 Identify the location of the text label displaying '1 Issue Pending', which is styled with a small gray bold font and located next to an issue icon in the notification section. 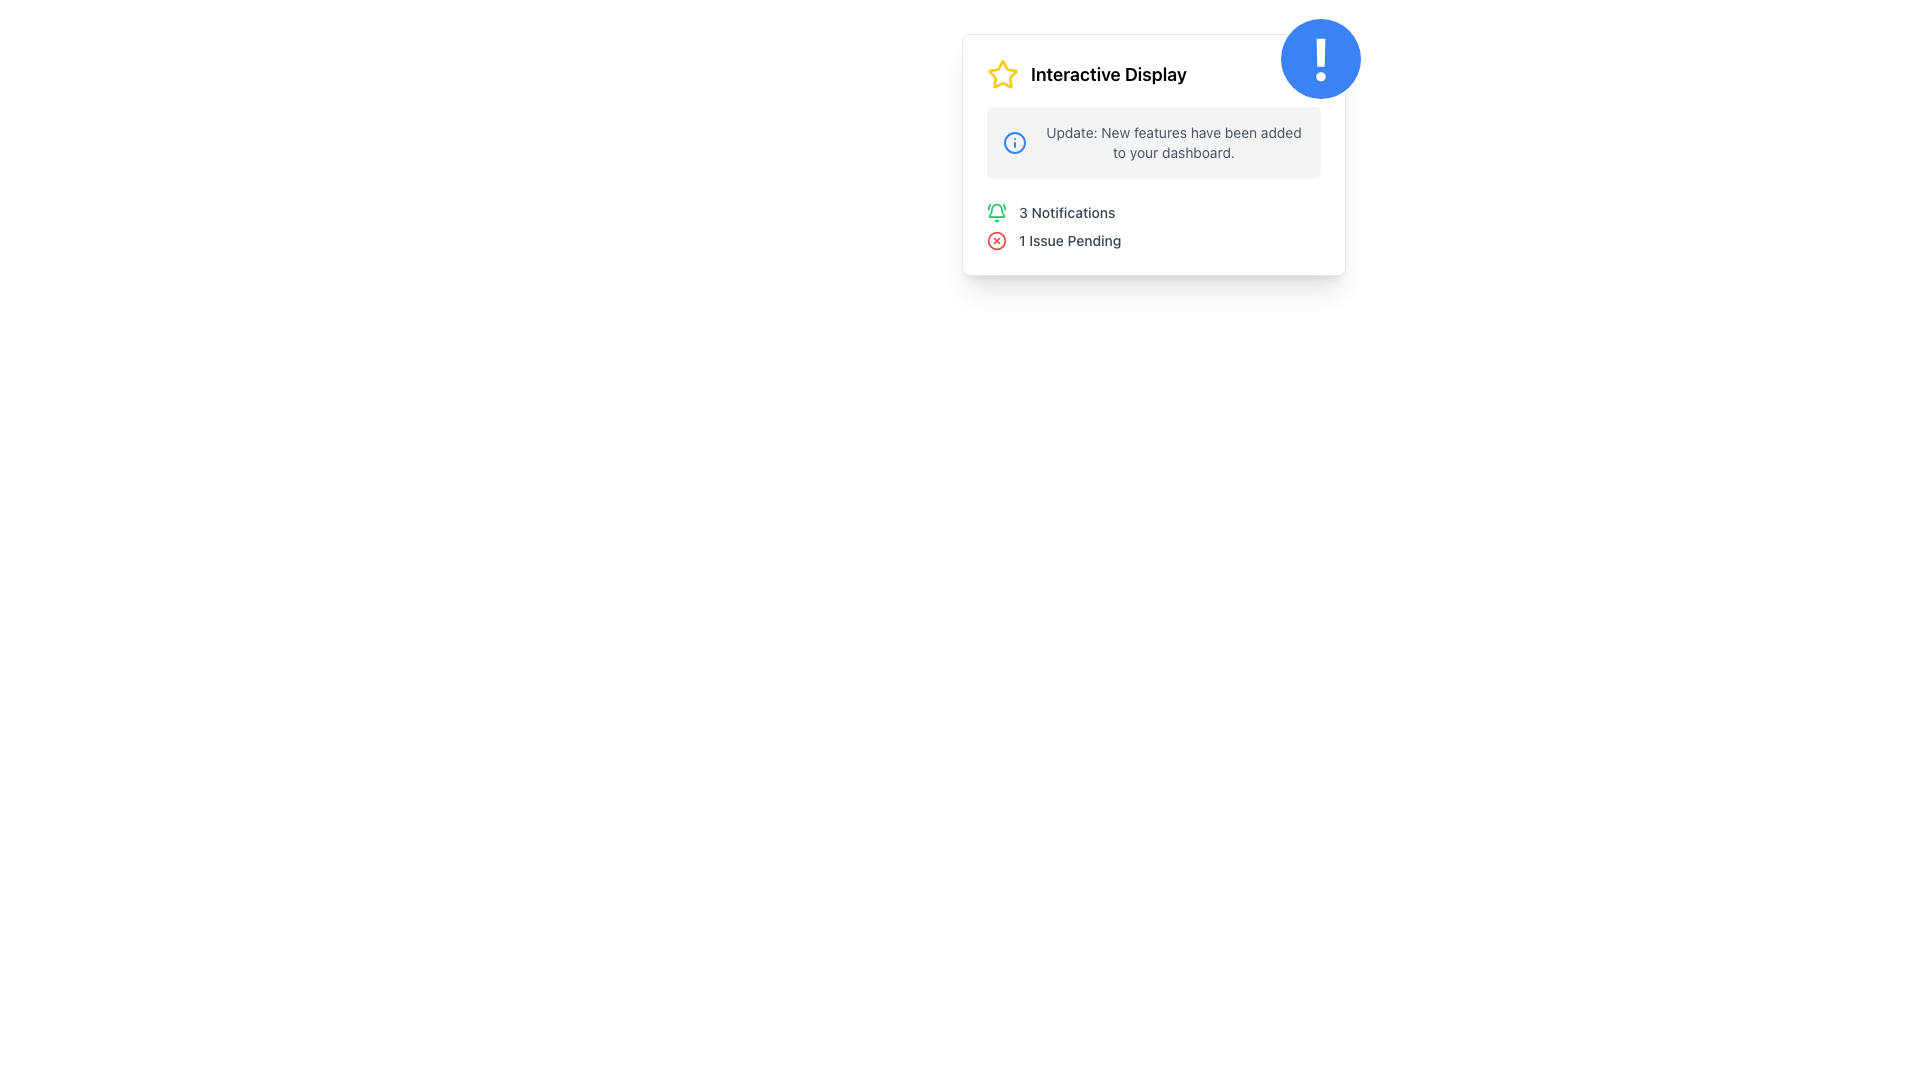
(1069, 239).